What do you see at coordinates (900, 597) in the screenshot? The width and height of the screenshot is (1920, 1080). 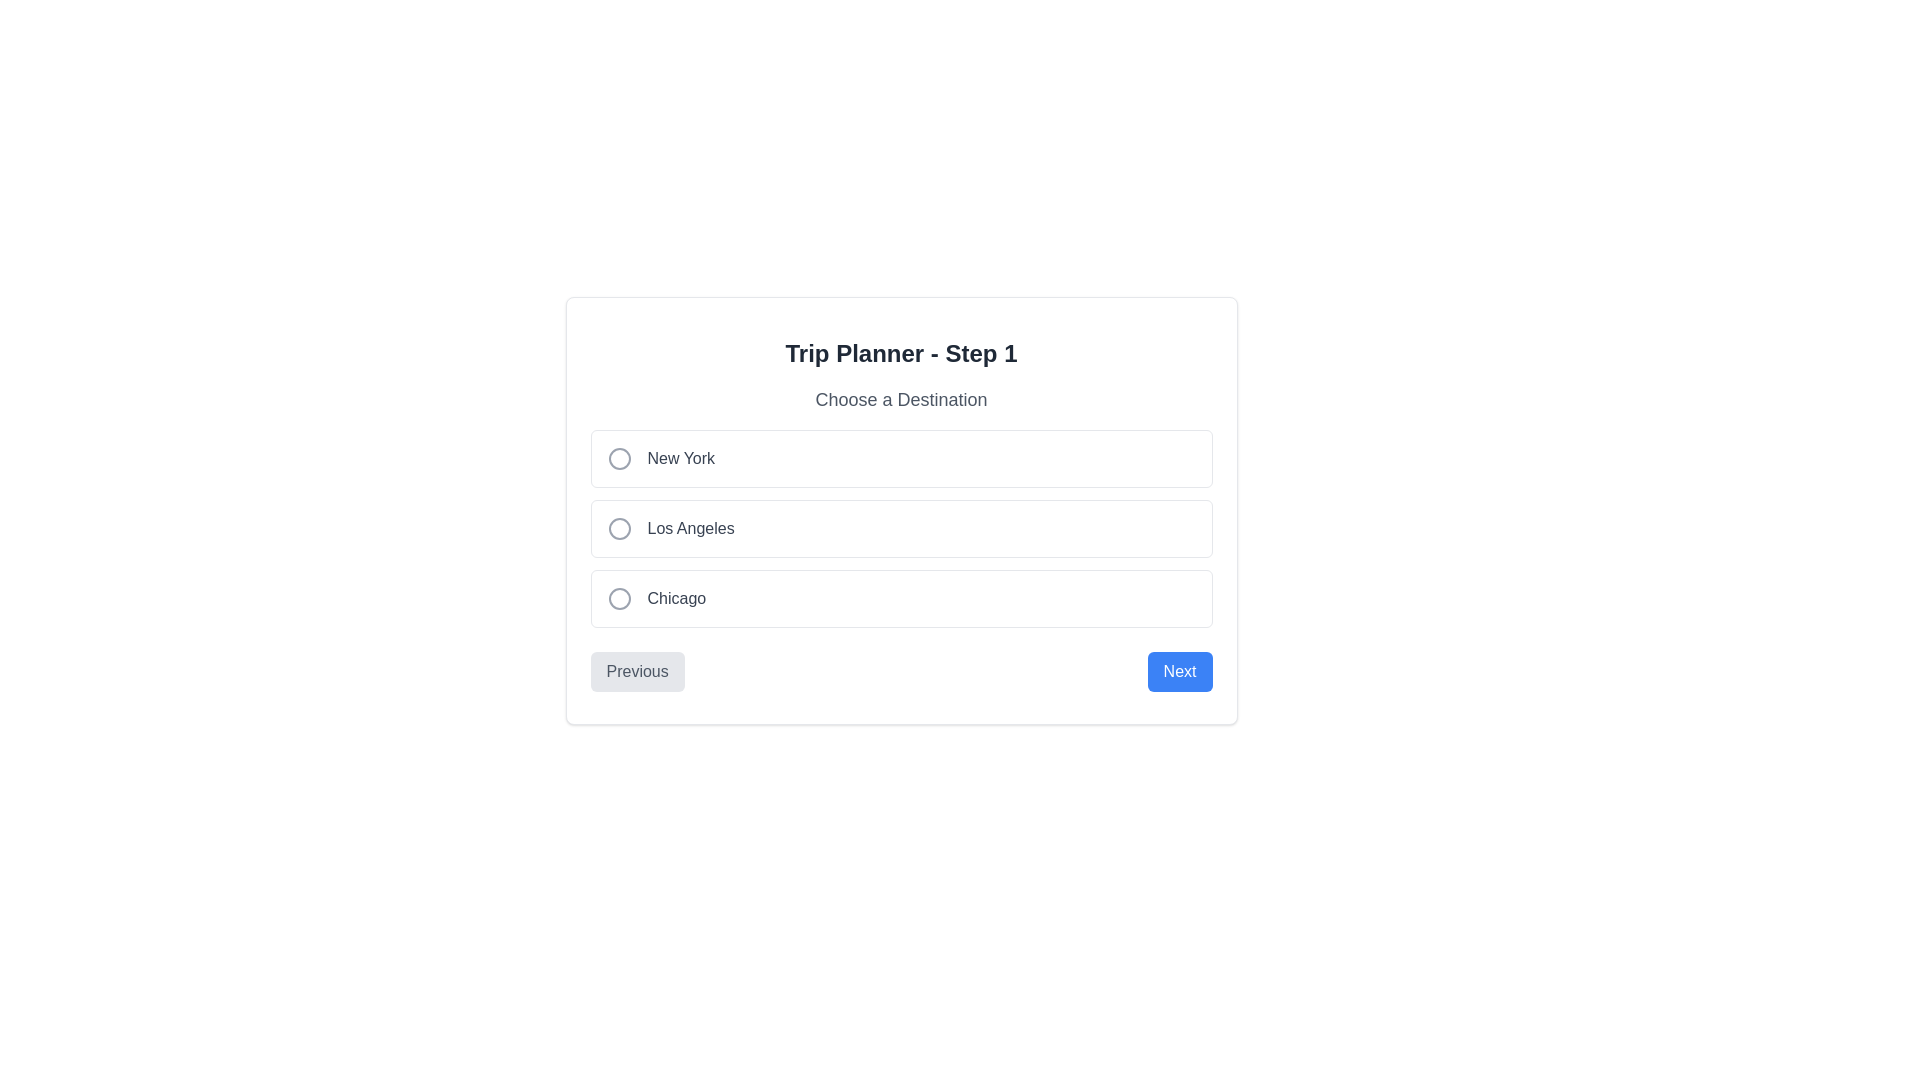 I see `the 'Chicago' radio button option, which is the third option in the vertical list of radio buttons labeled 'Choose a Destination'` at bounding box center [900, 597].